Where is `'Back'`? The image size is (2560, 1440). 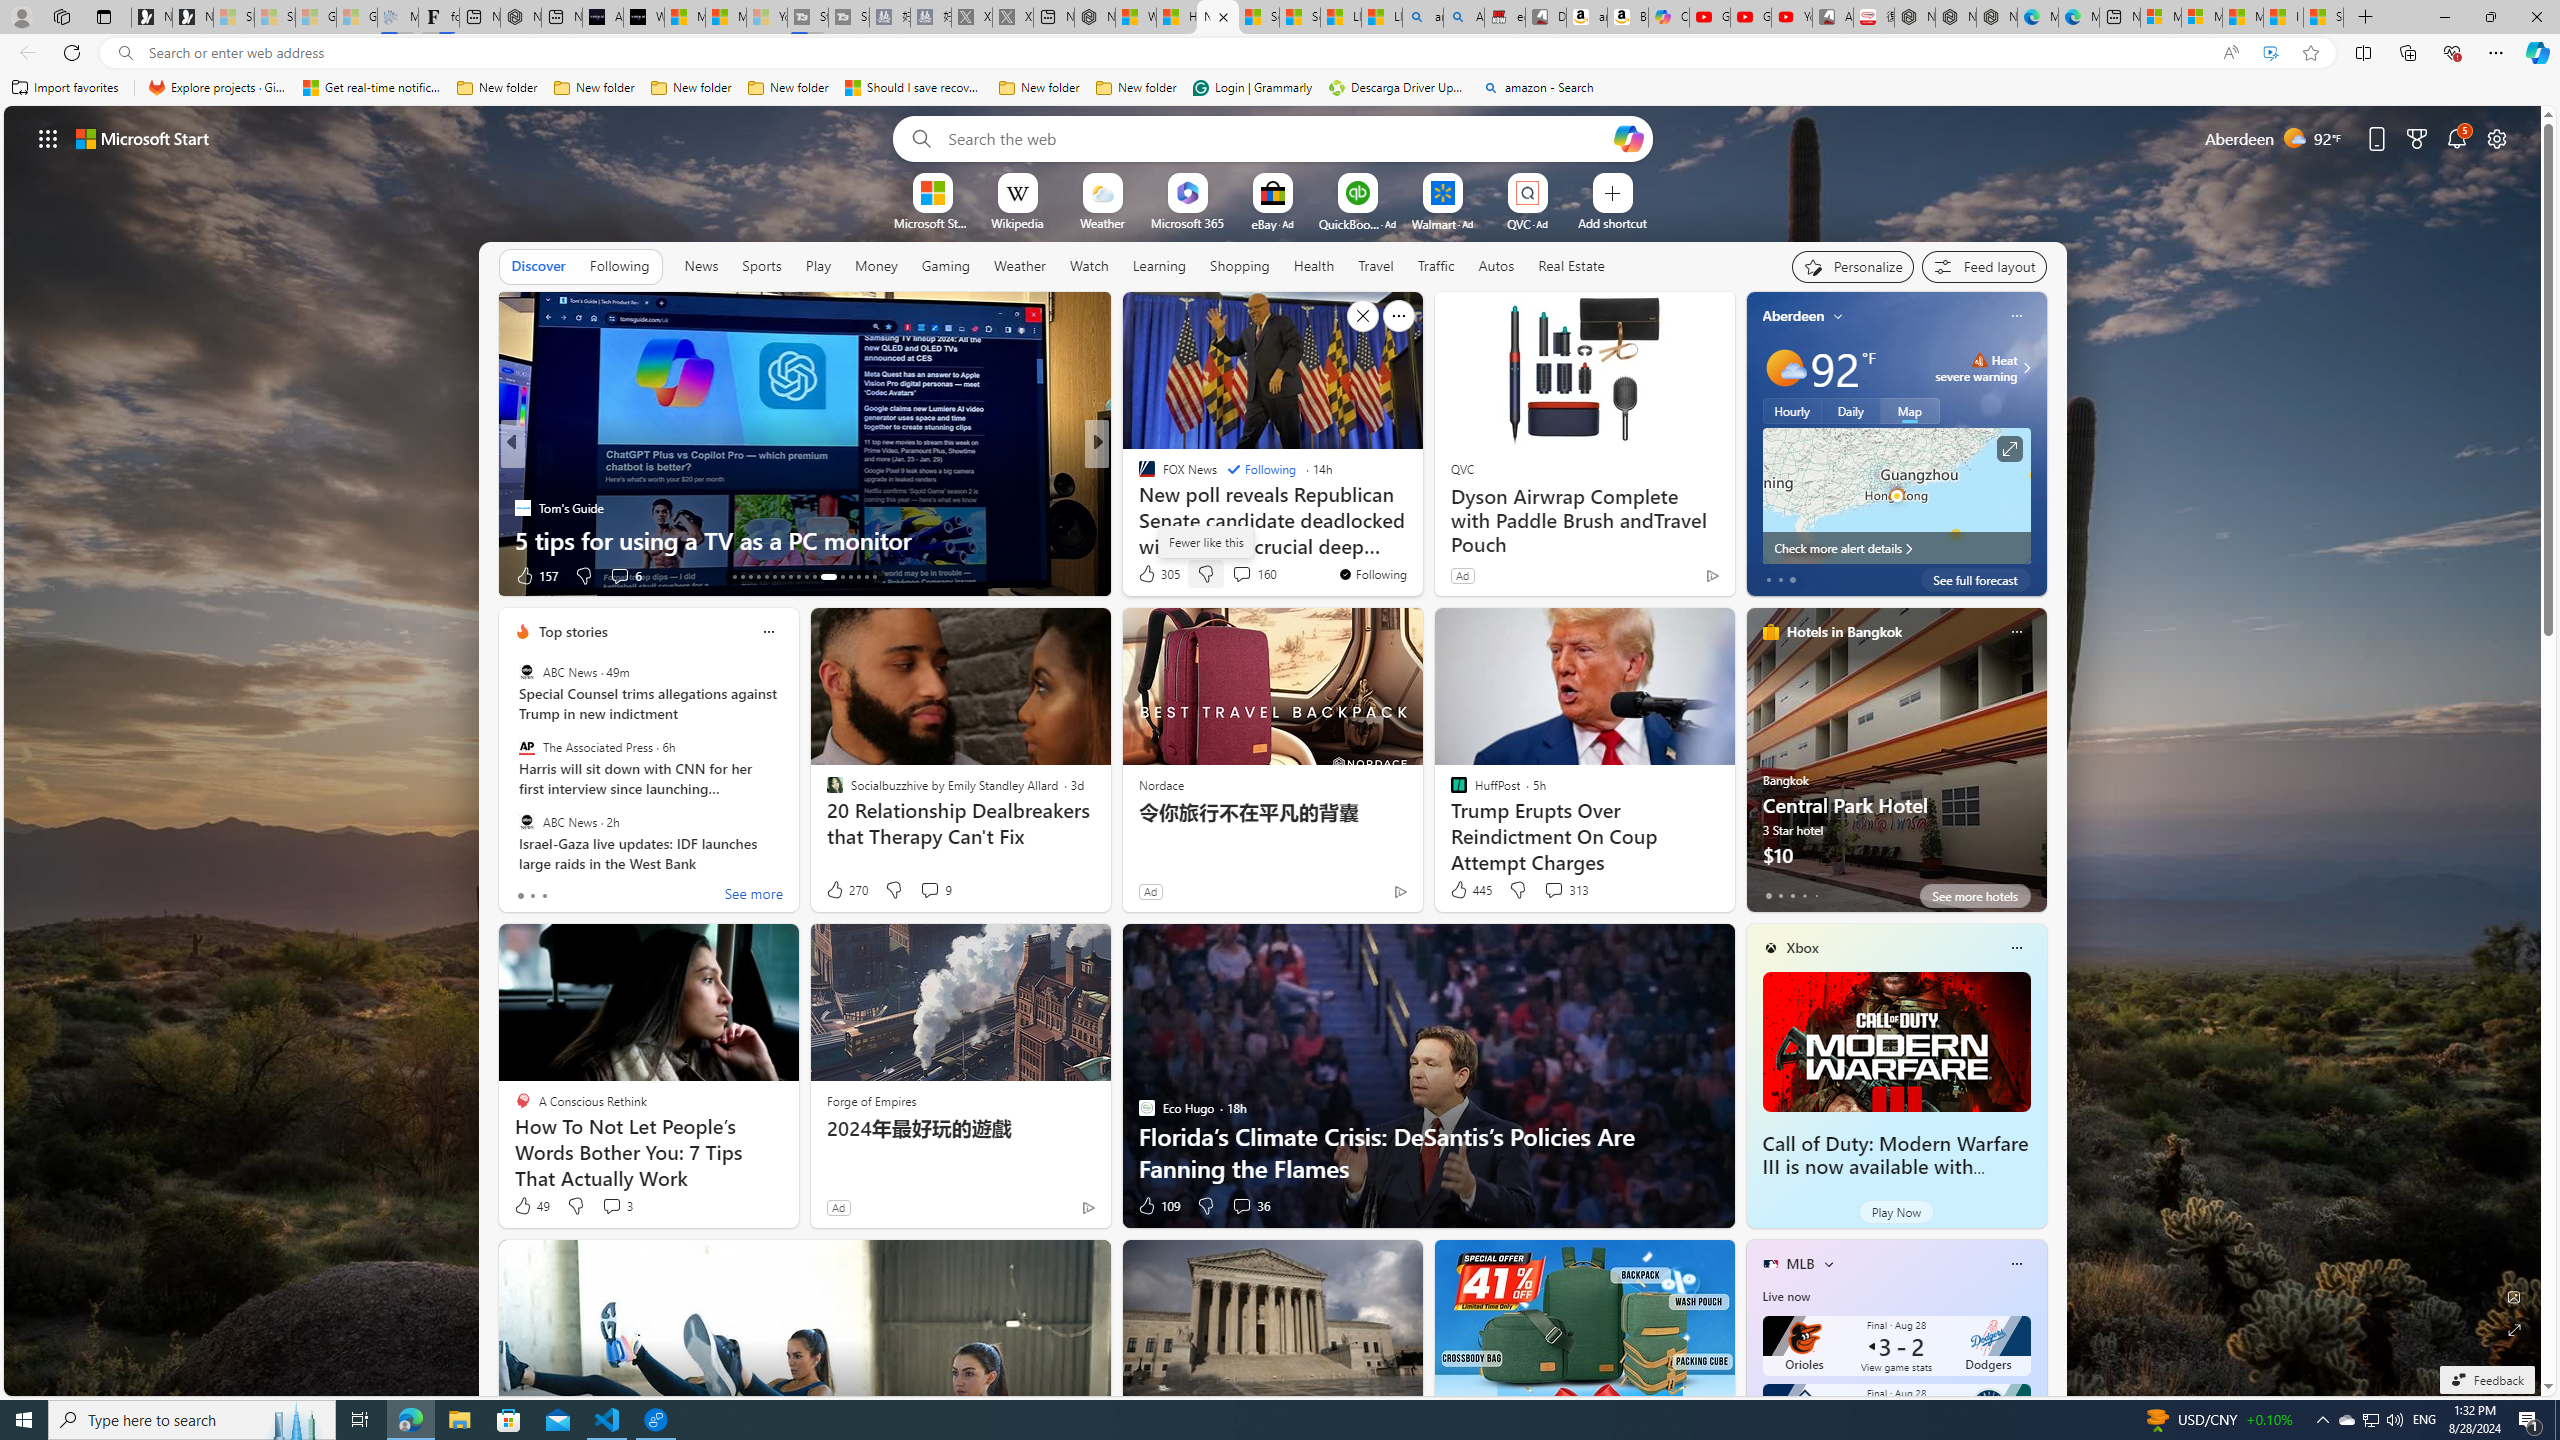 'Back' is located at coordinates (24, 51).